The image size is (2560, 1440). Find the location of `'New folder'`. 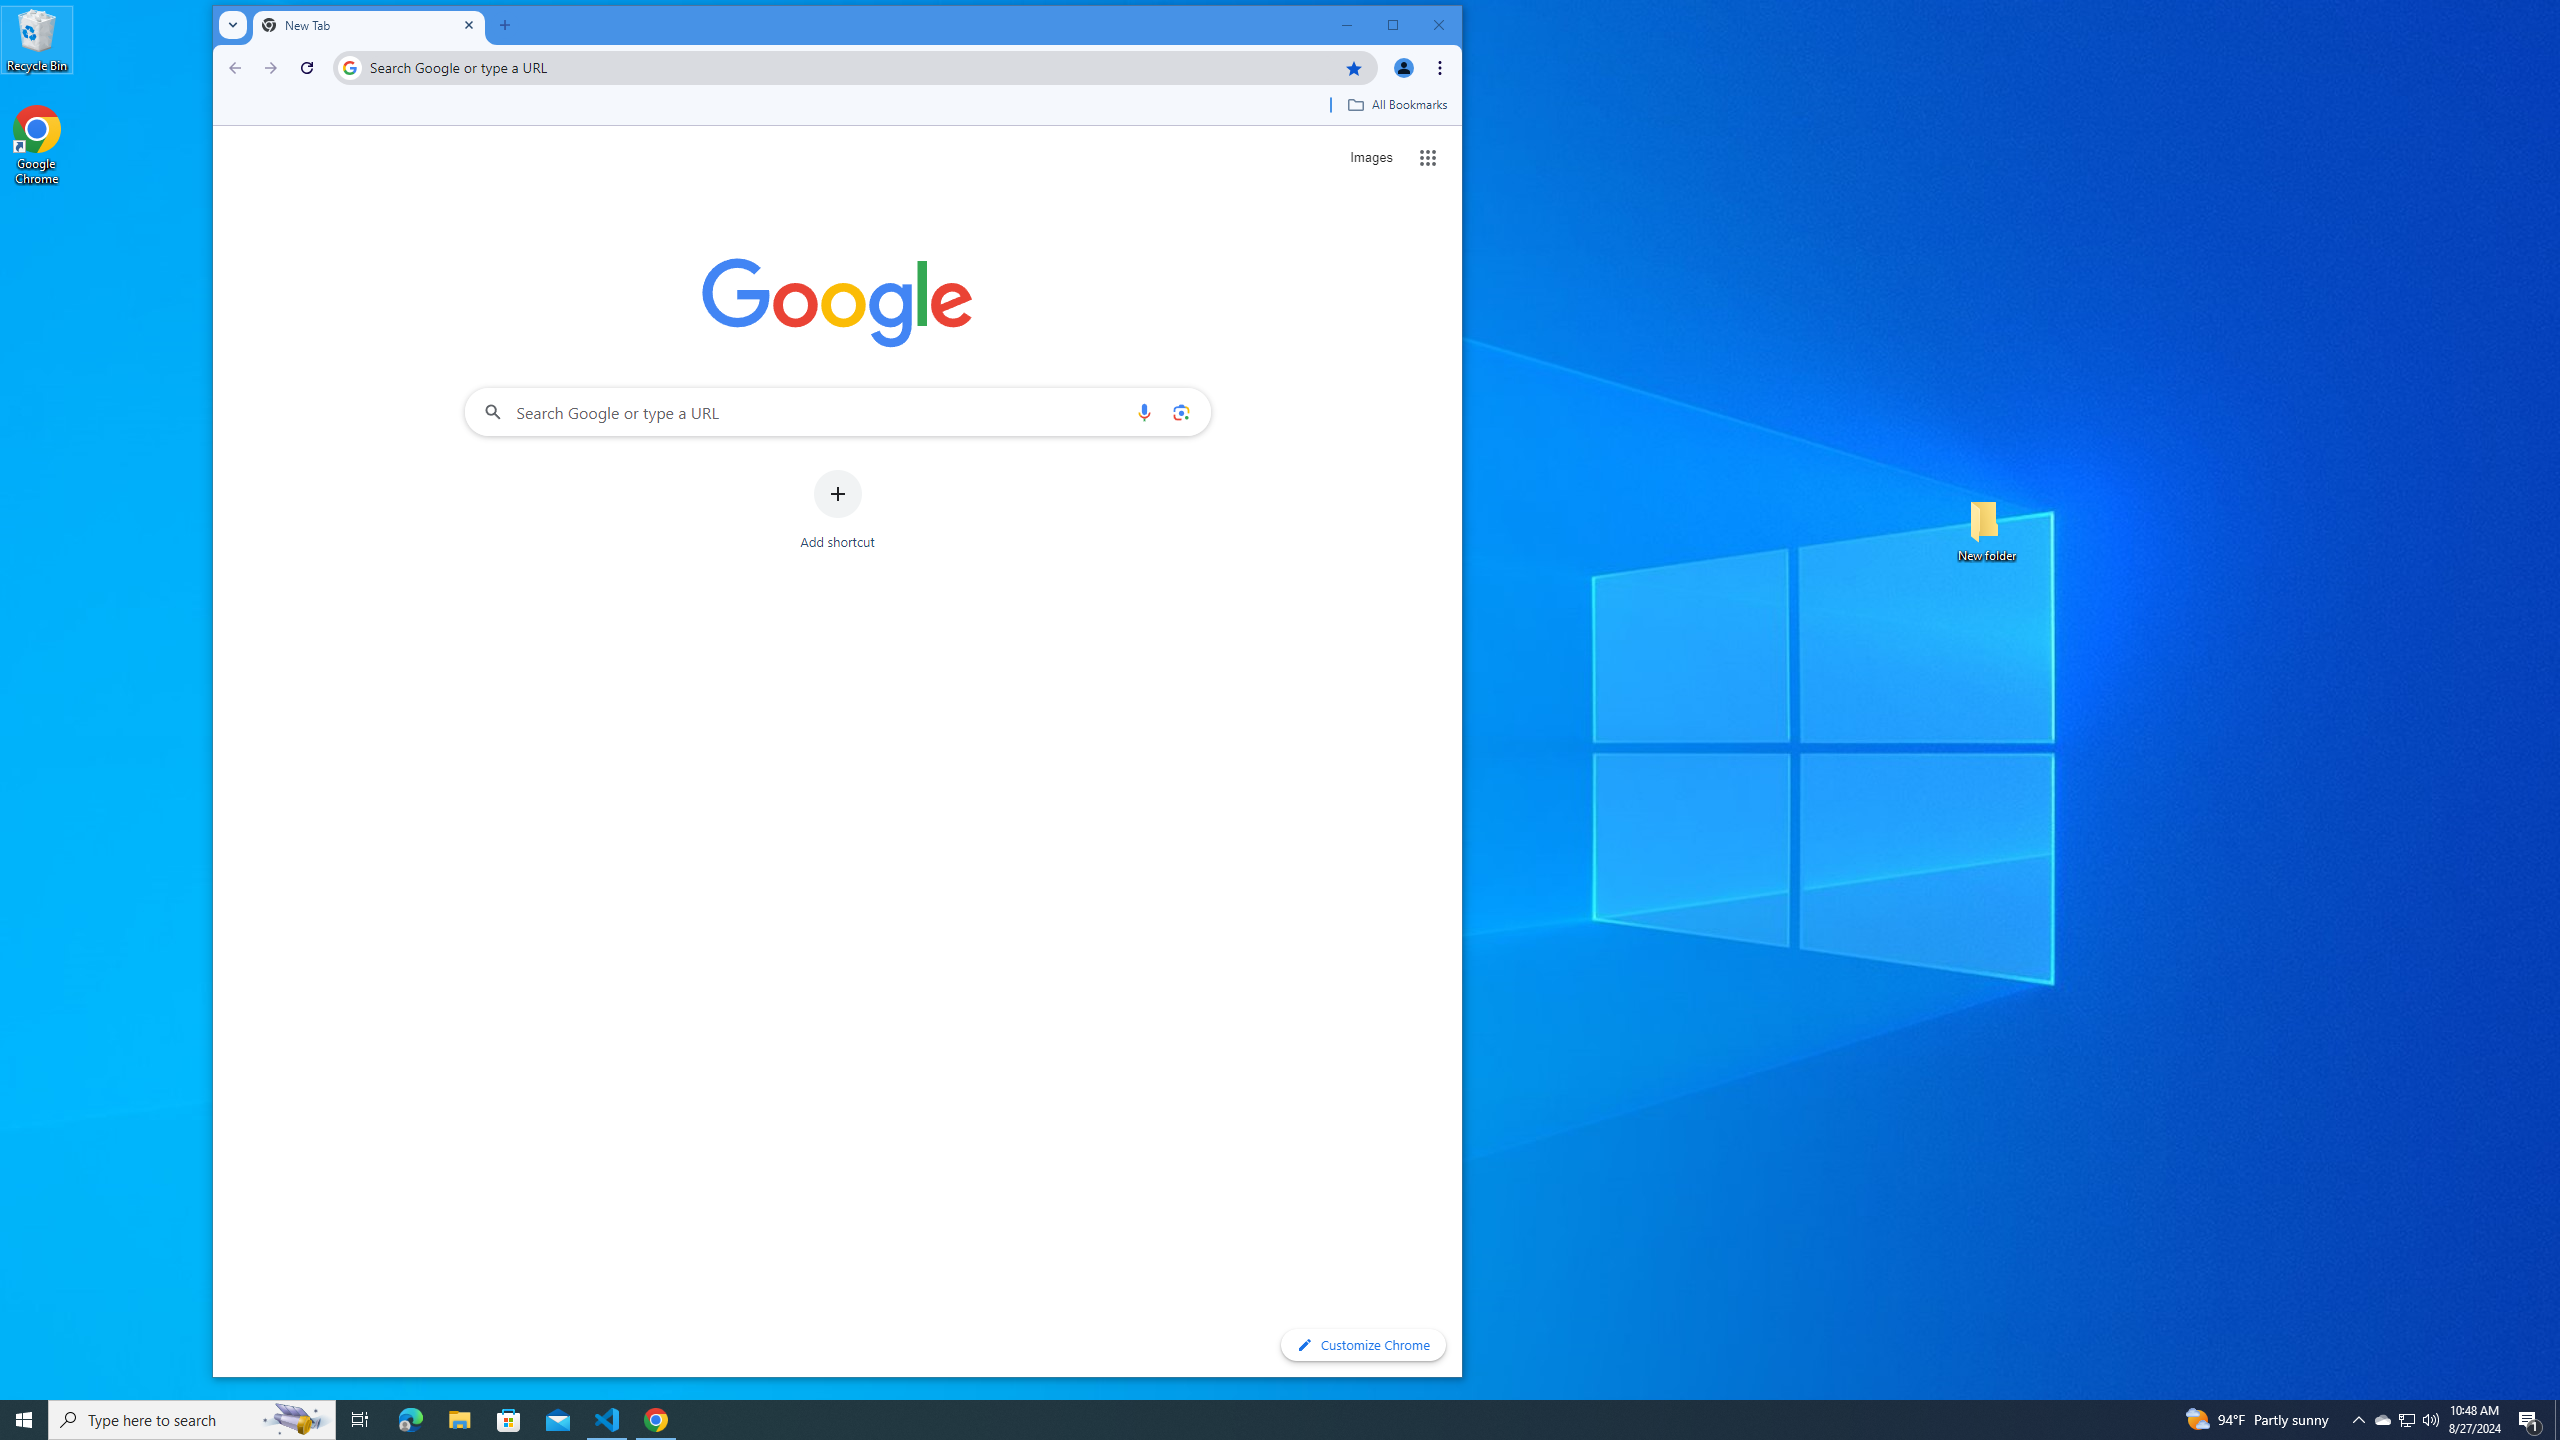

'New folder' is located at coordinates (1986, 528).